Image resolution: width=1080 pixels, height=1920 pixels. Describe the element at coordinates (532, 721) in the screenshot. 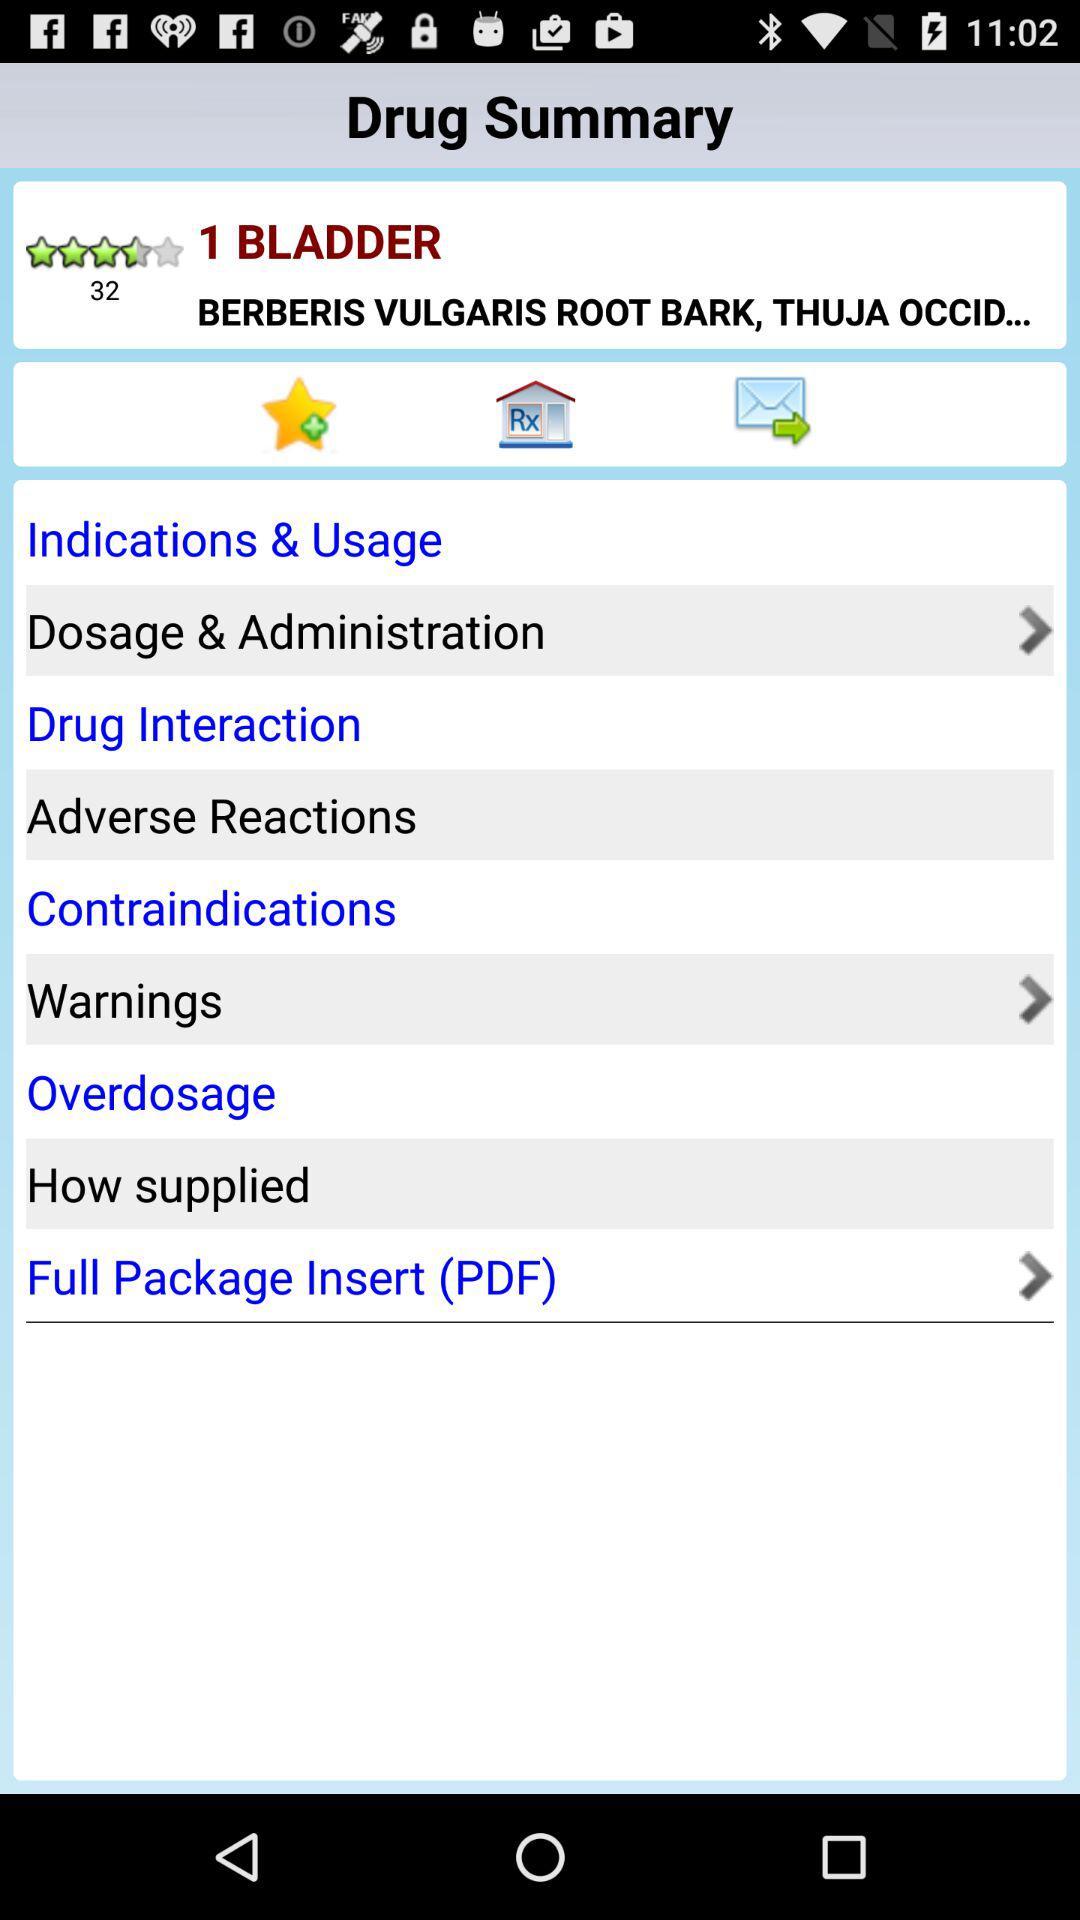

I see `icon above adverse reactions icon` at that location.